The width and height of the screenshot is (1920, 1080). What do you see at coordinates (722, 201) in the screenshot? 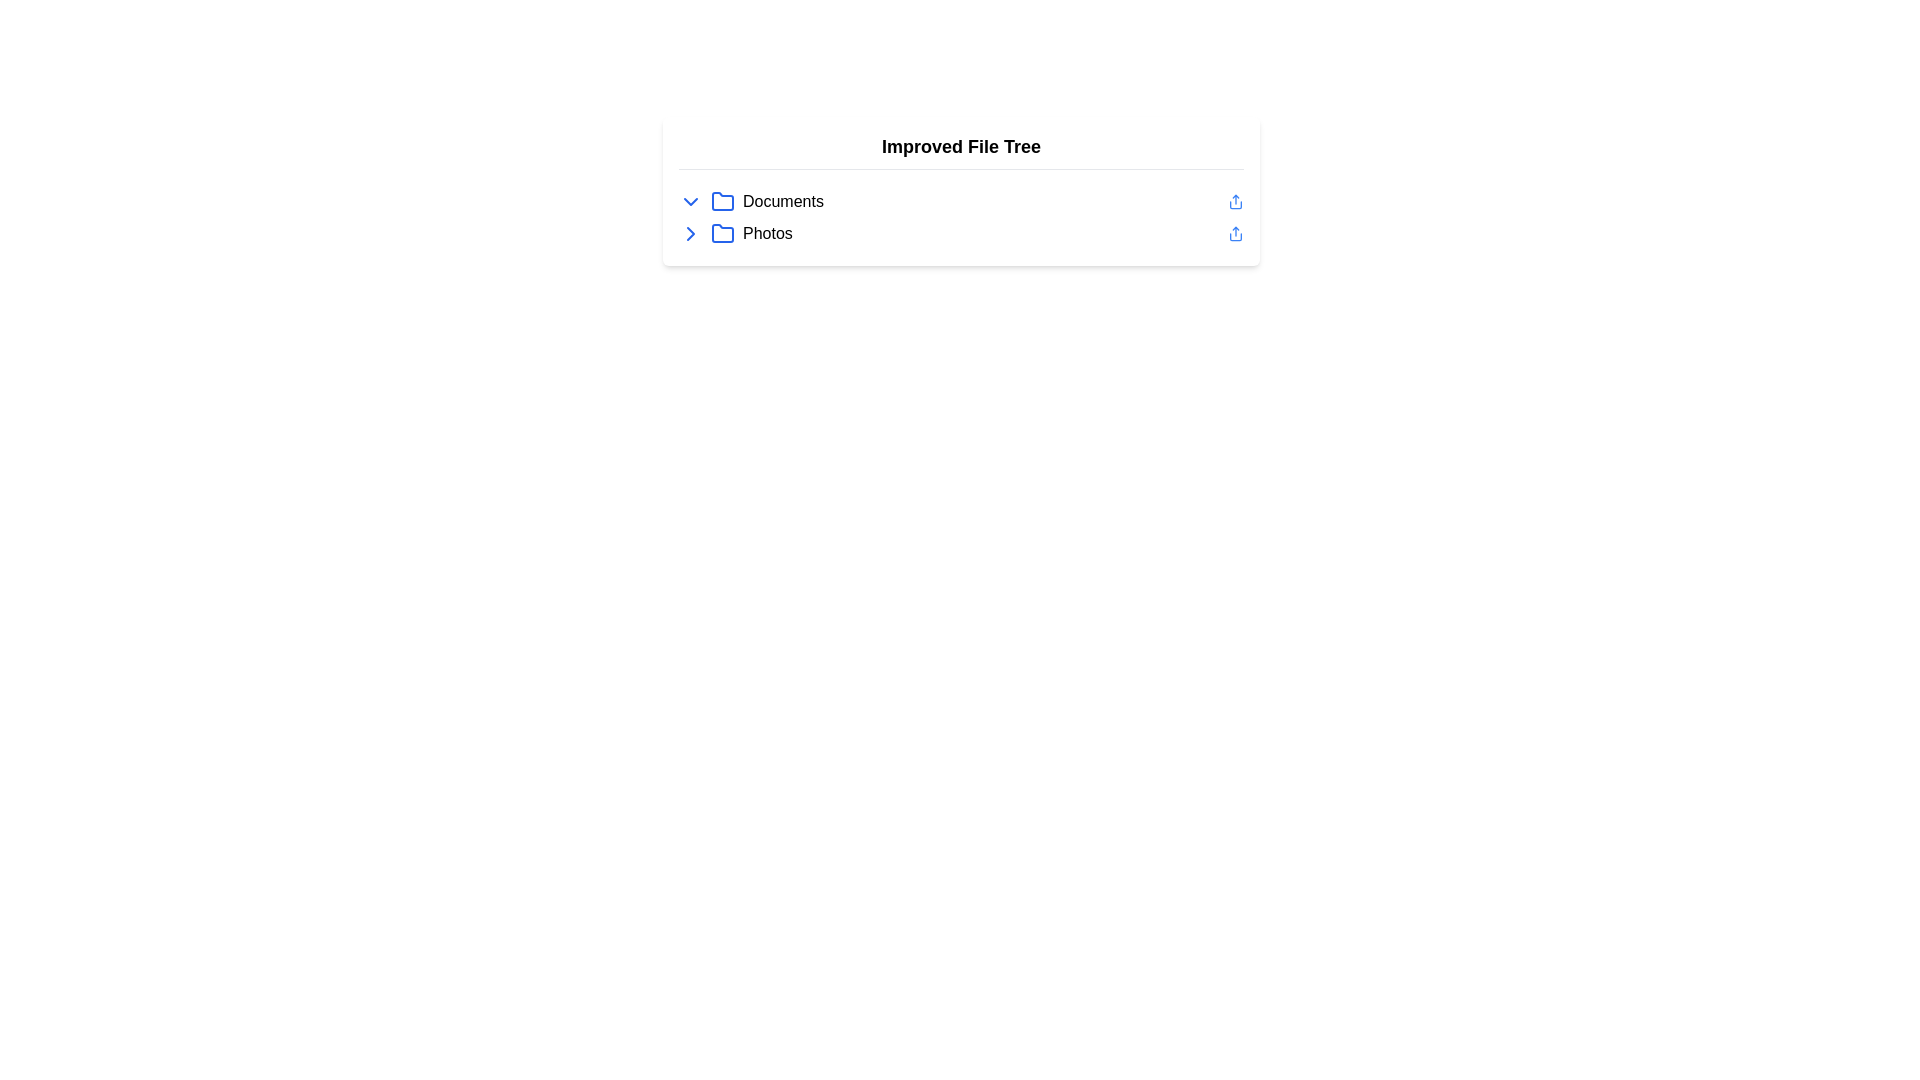
I see `the folder icon representing the 'Documents' directory in the file tree` at bounding box center [722, 201].